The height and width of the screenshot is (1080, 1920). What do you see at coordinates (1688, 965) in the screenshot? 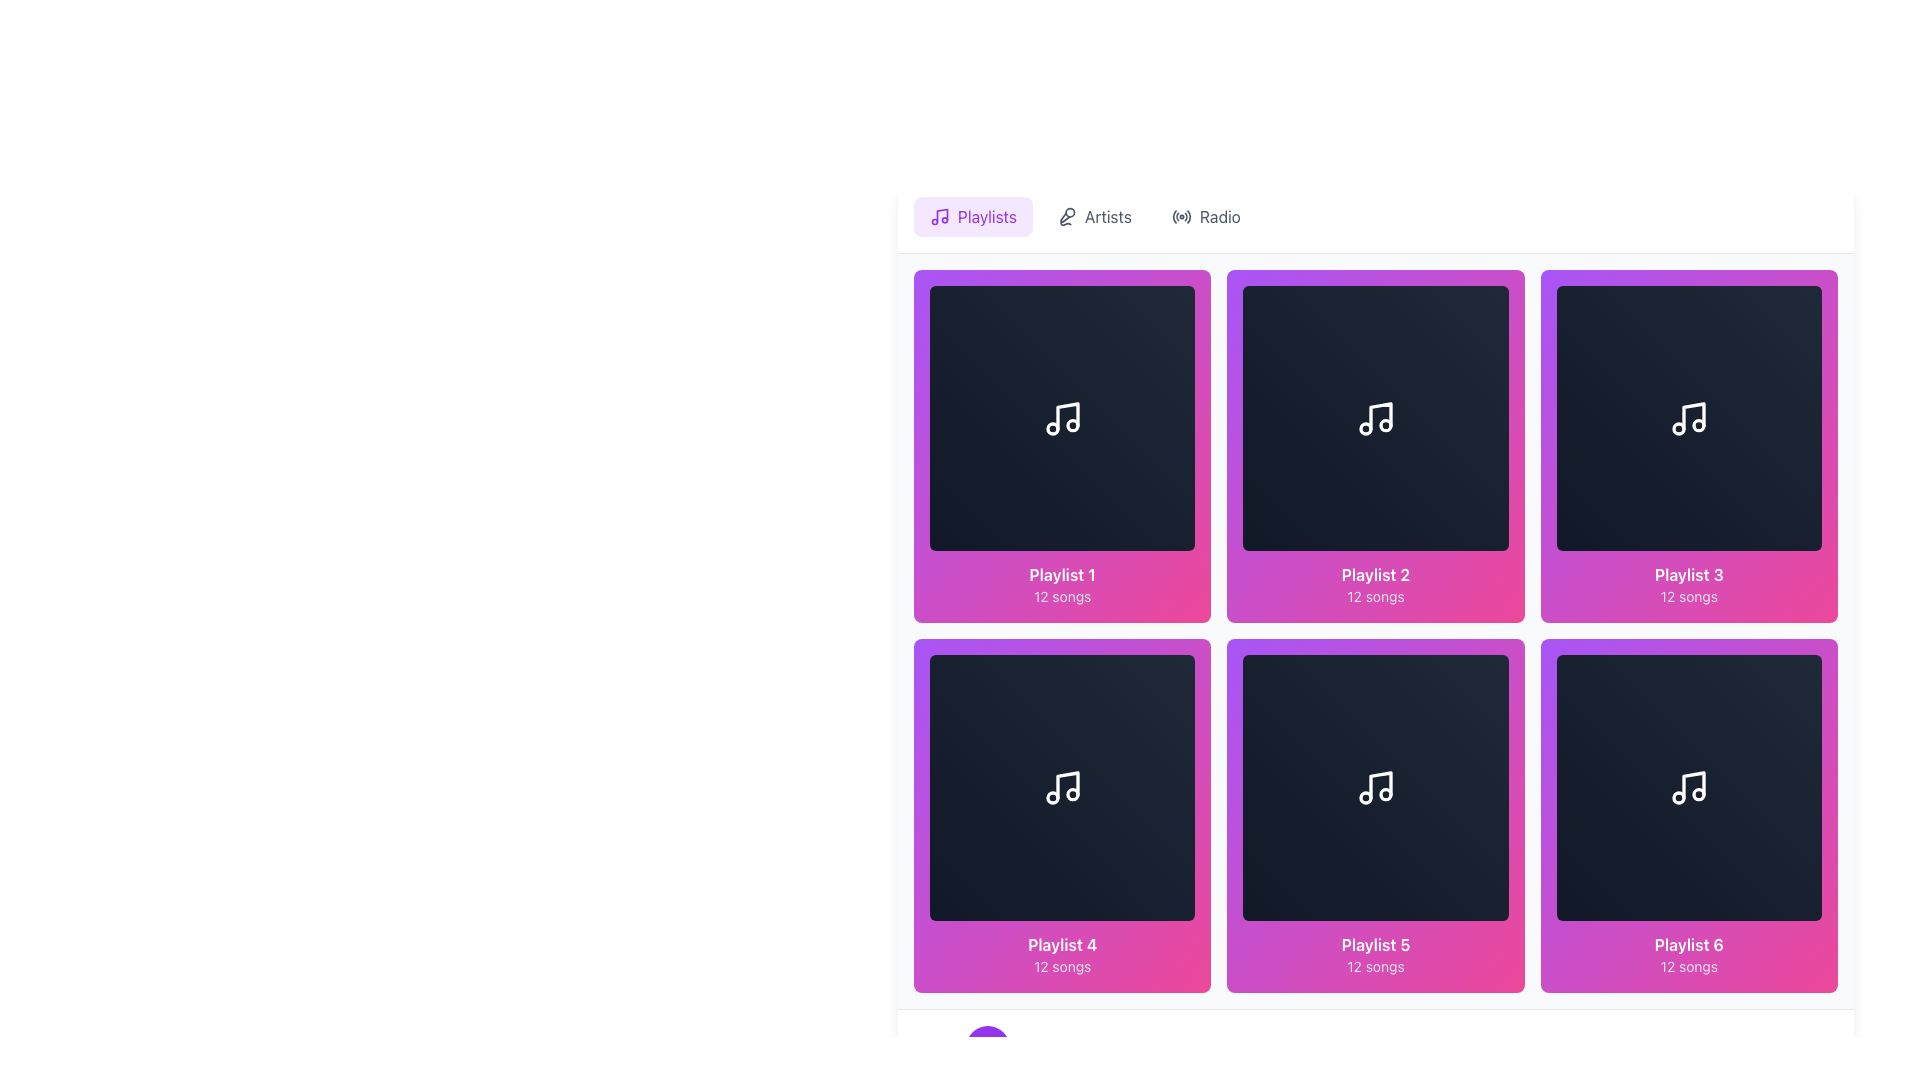
I see `the text label indicating the total number of songs (12) in 'Playlist 6' located at the bottom part of the card in the second row, third column of the grid layout` at bounding box center [1688, 965].